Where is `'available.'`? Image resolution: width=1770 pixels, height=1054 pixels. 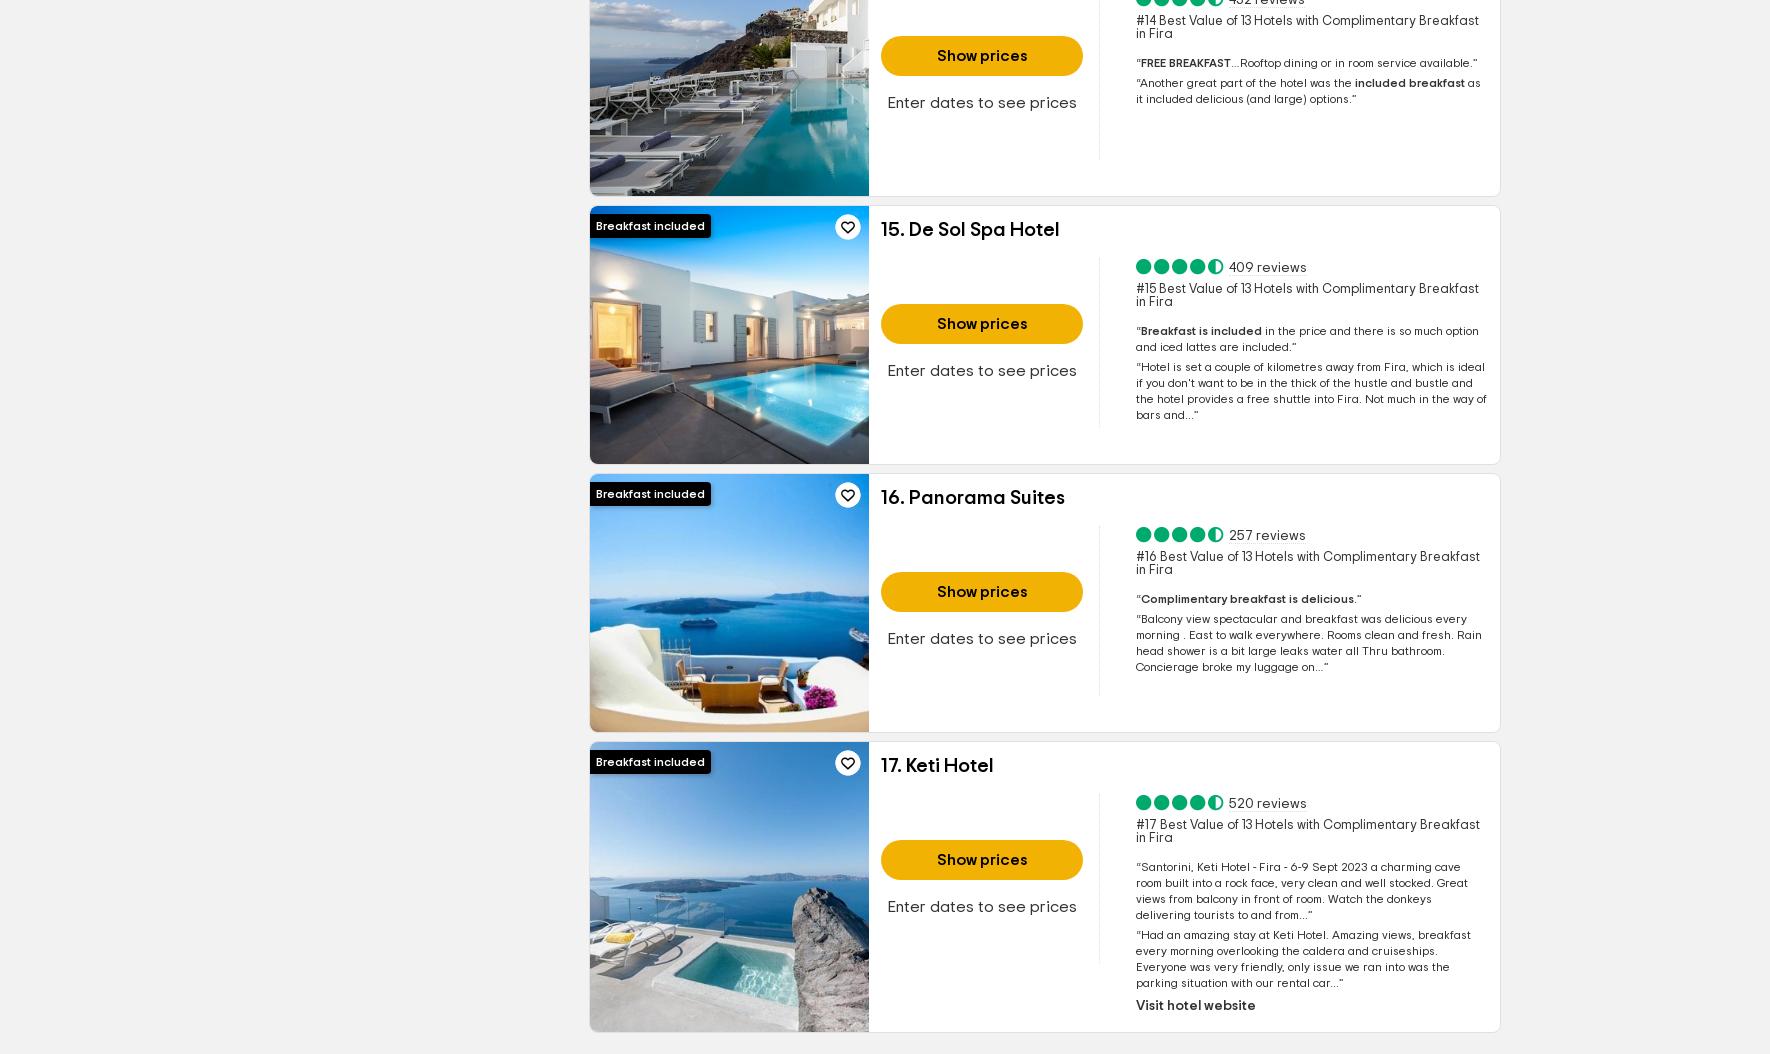
'available.' is located at coordinates (1443, 62).